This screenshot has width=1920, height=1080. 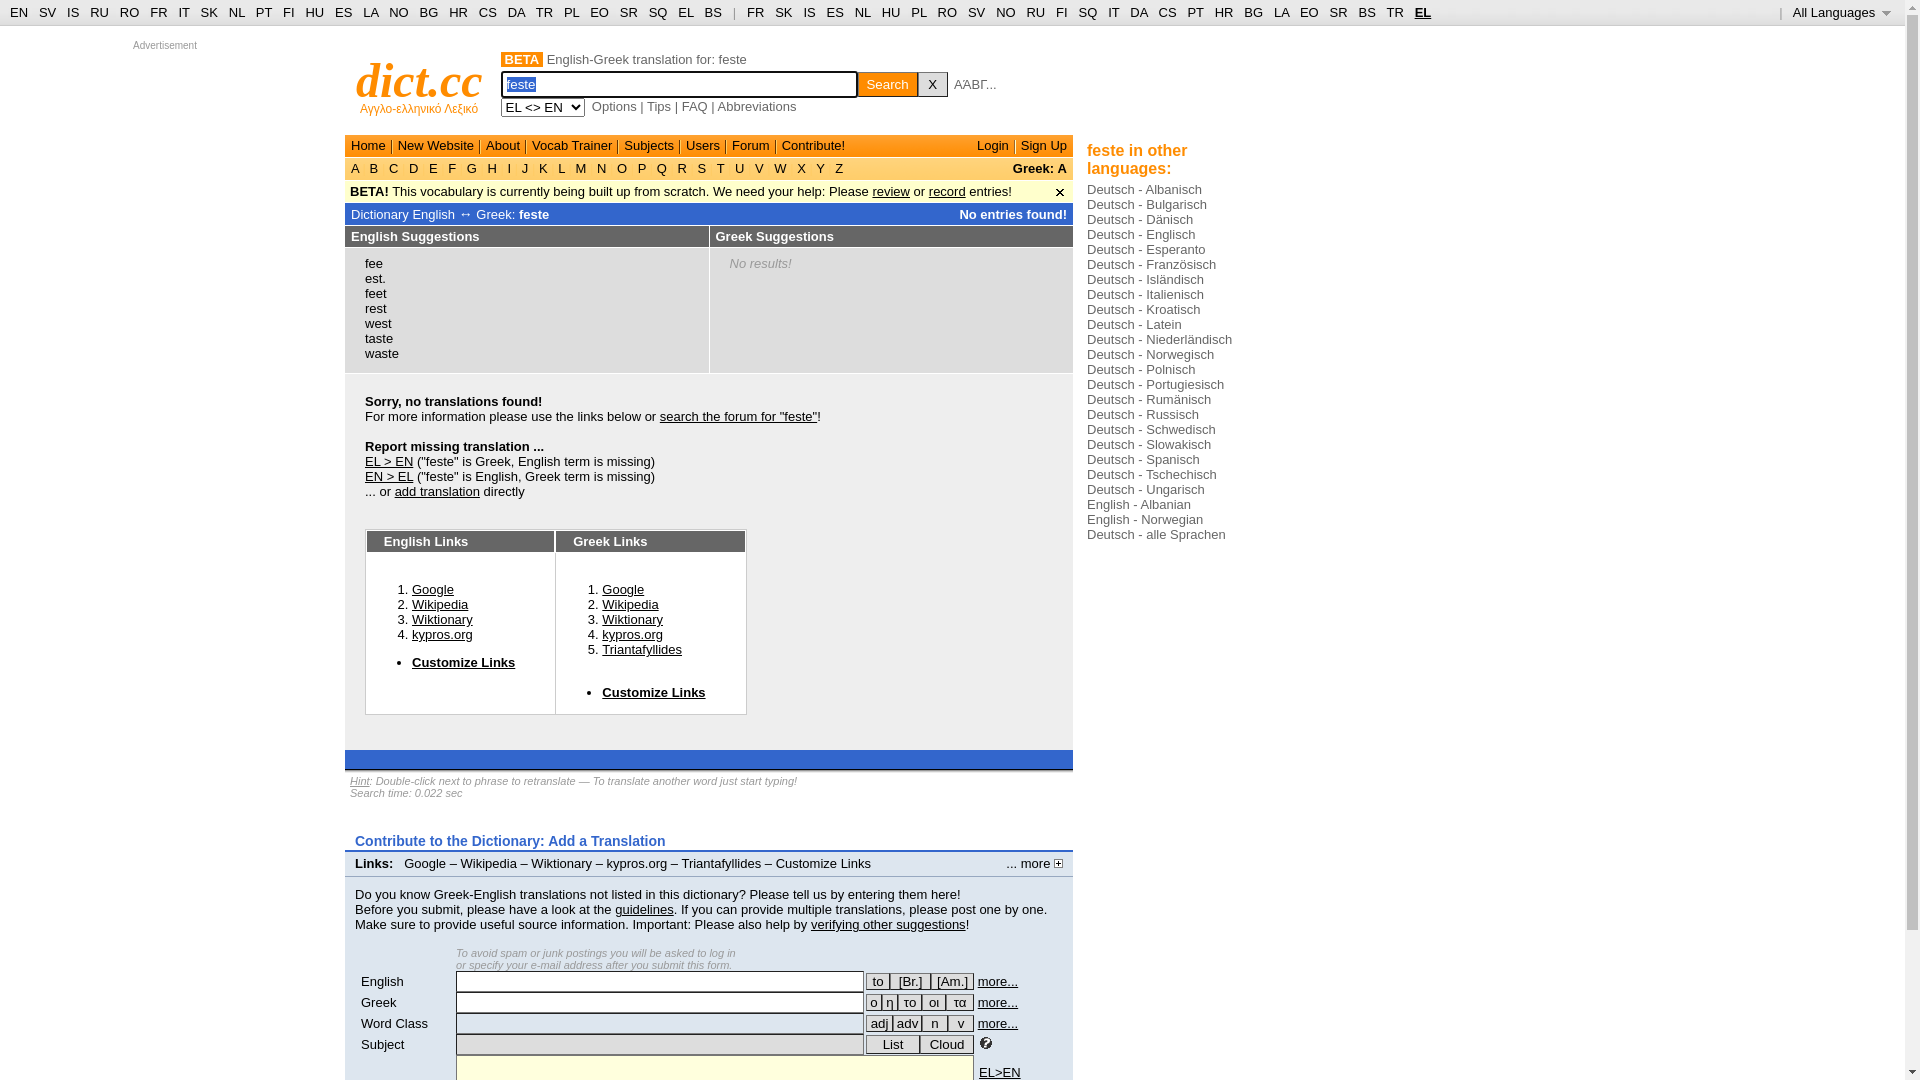 I want to click on 'Deutsch - Italienisch', so click(x=1085, y=294).